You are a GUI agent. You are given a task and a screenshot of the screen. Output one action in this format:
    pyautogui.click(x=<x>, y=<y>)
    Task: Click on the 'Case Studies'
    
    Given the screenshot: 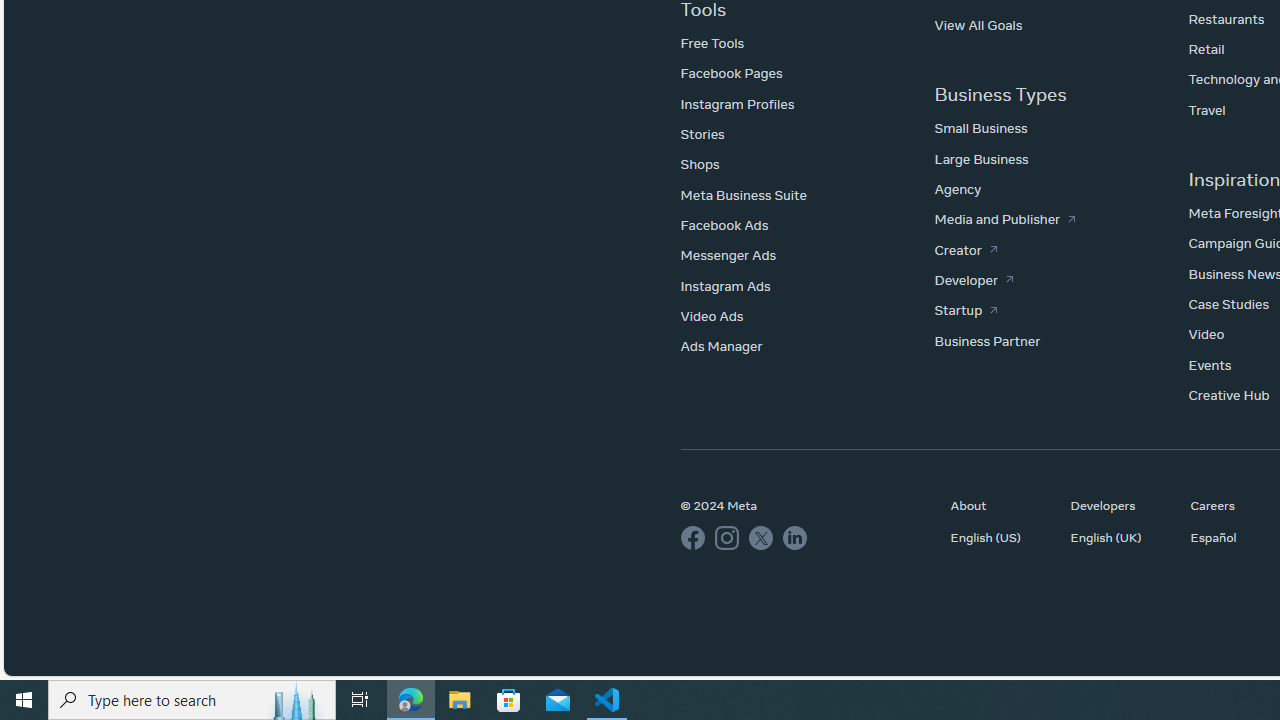 What is the action you would take?
    pyautogui.click(x=1227, y=304)
    